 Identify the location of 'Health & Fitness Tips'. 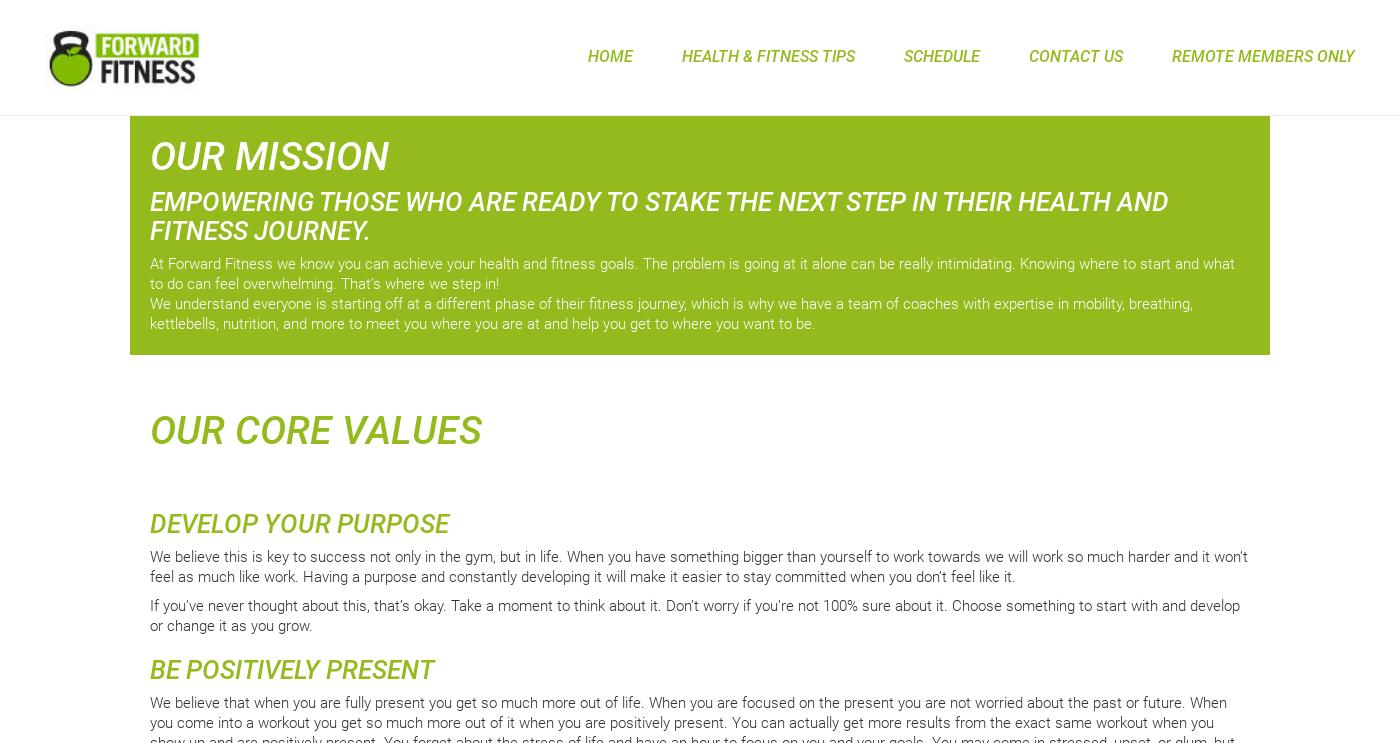
(768, 55).